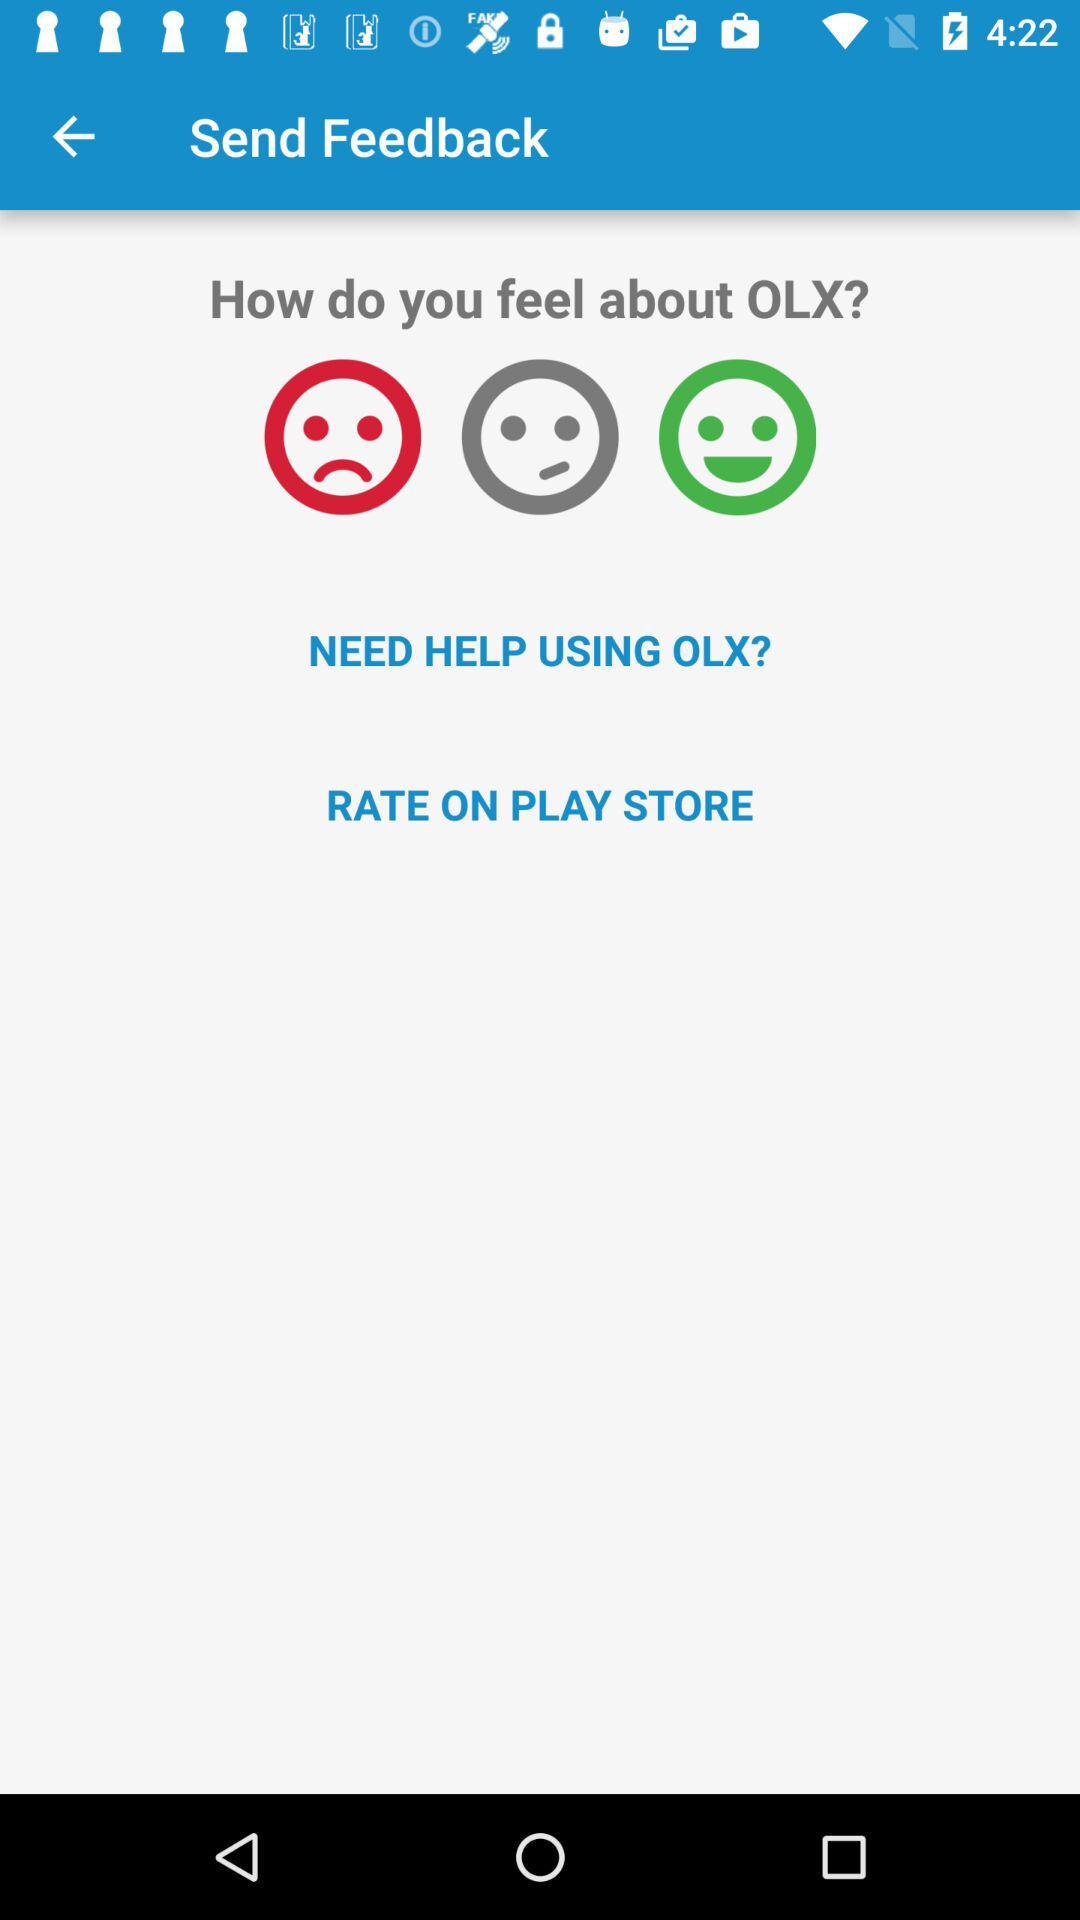  Describe the element at coordinates (341, 436) in the screenshot. I see `the icon below how do you icon` at that location.